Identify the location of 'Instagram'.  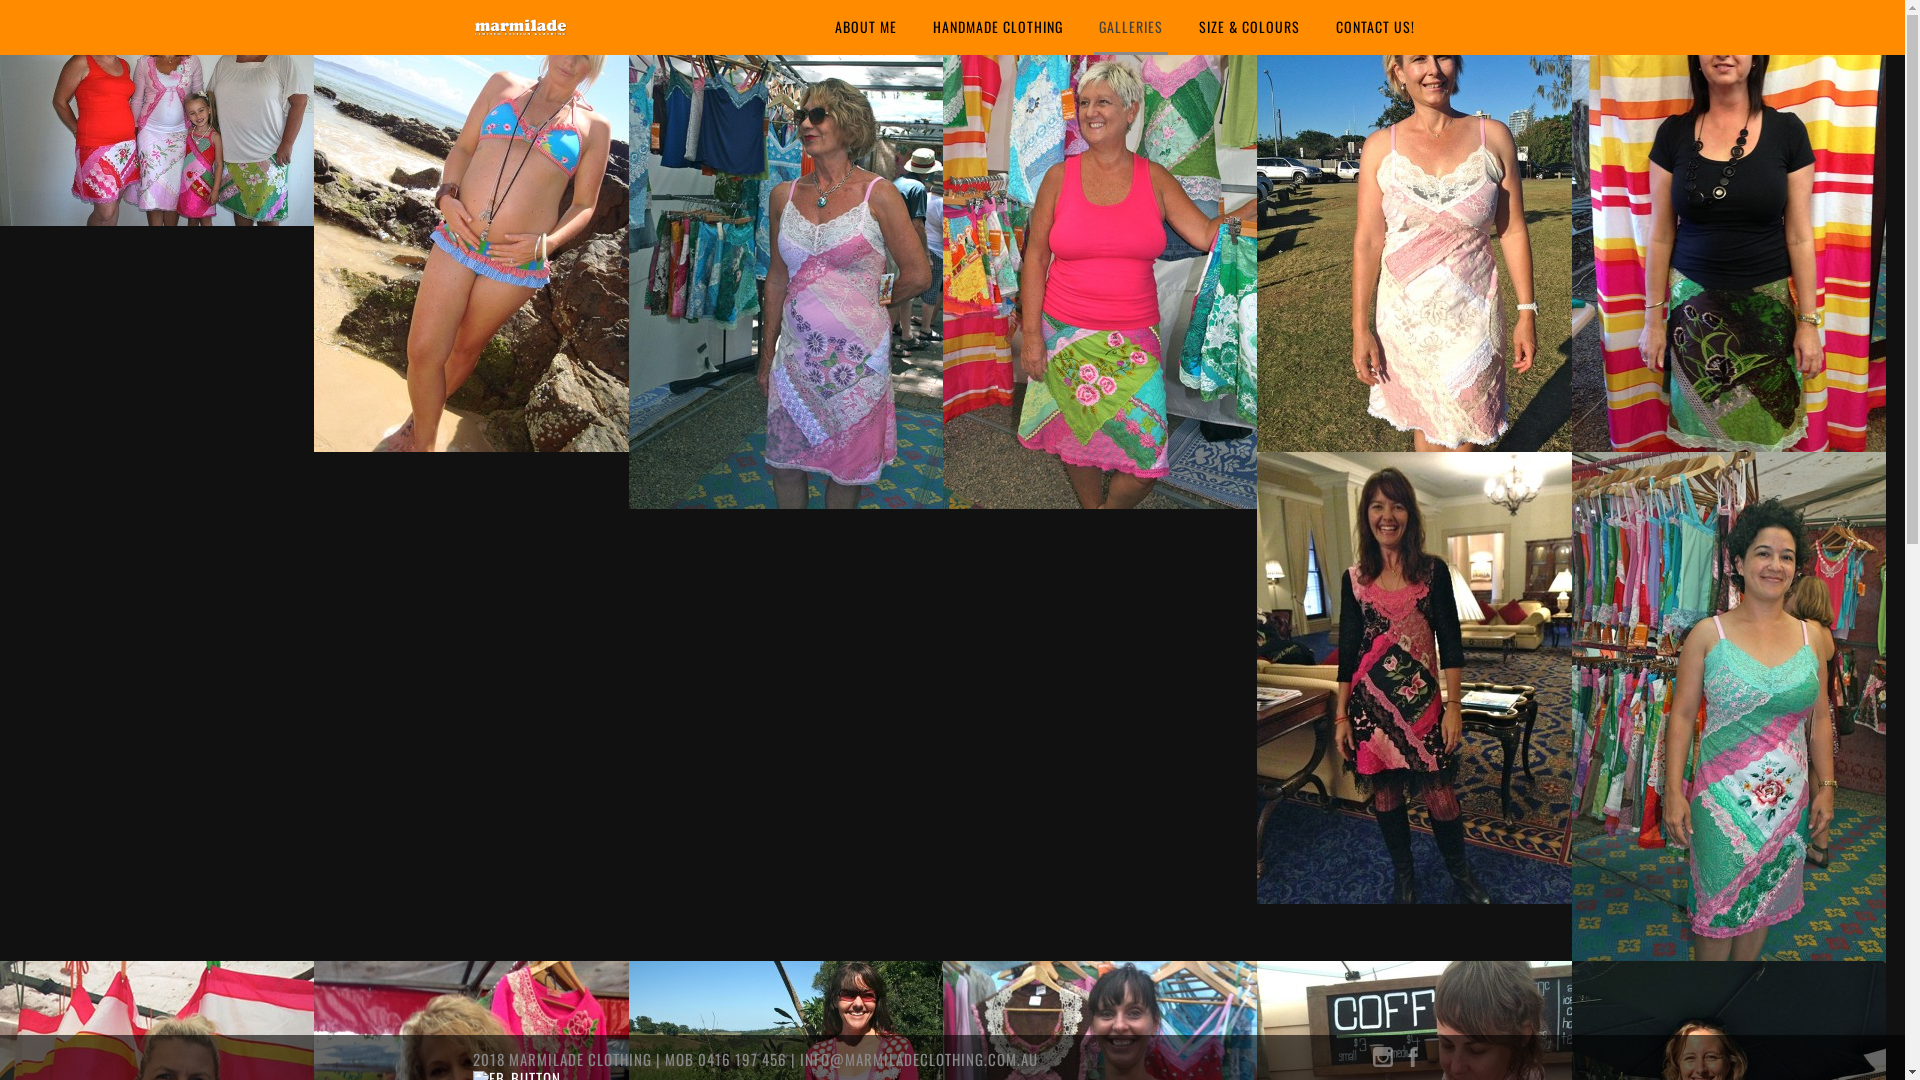
(1381, 1060).